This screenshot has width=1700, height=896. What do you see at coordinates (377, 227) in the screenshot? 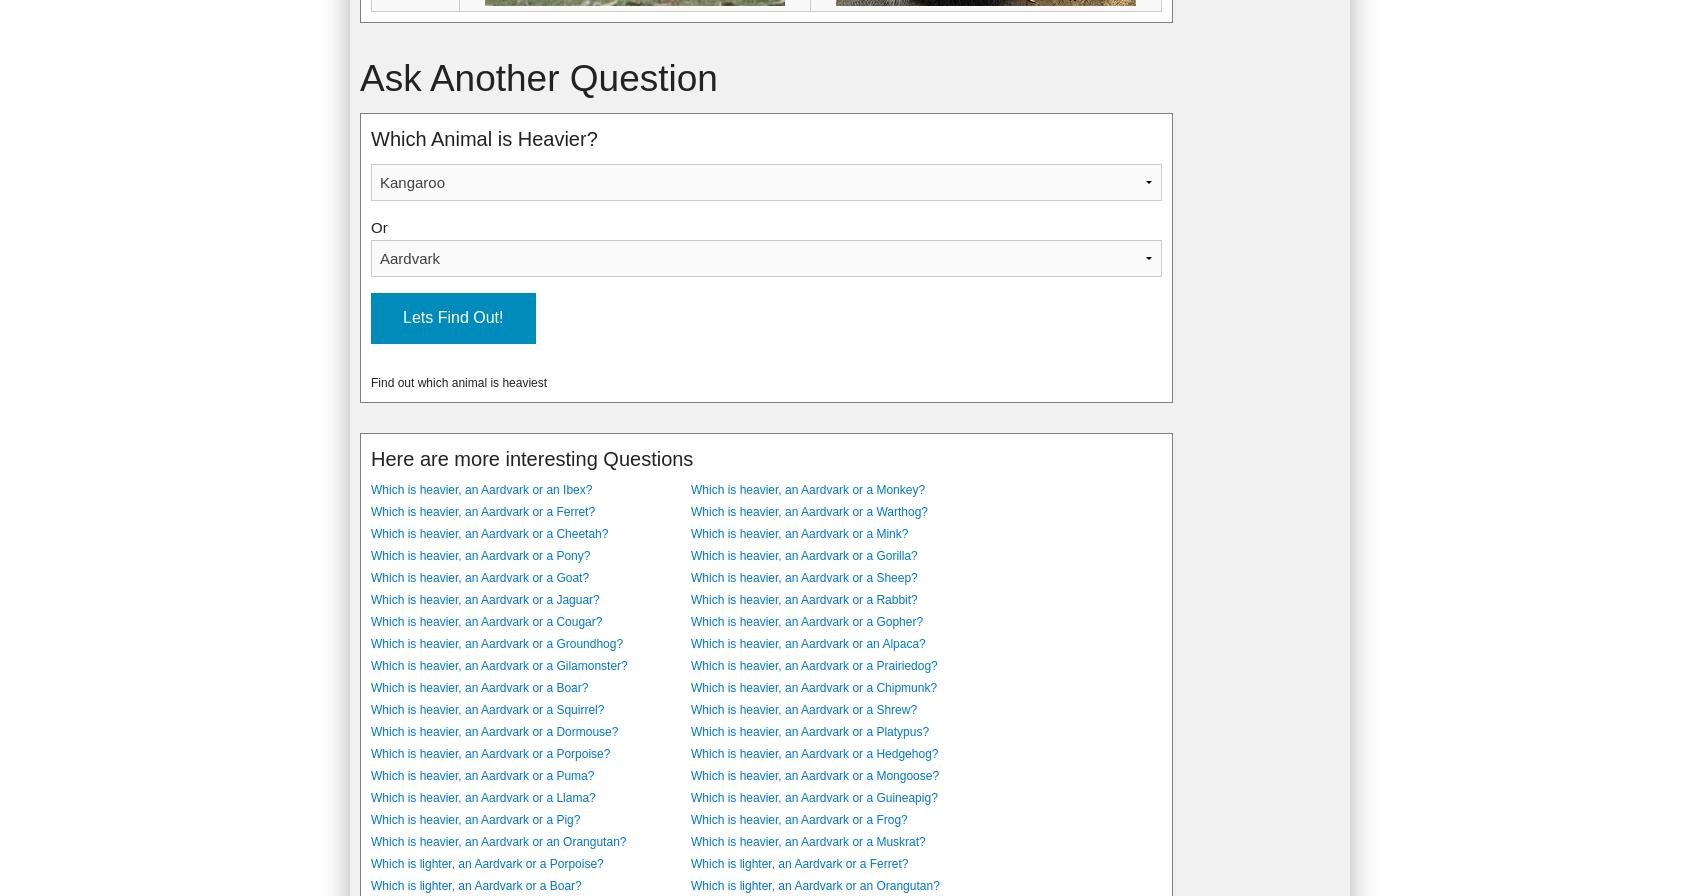
I see `'Or'` at bounding box center [377, 227].